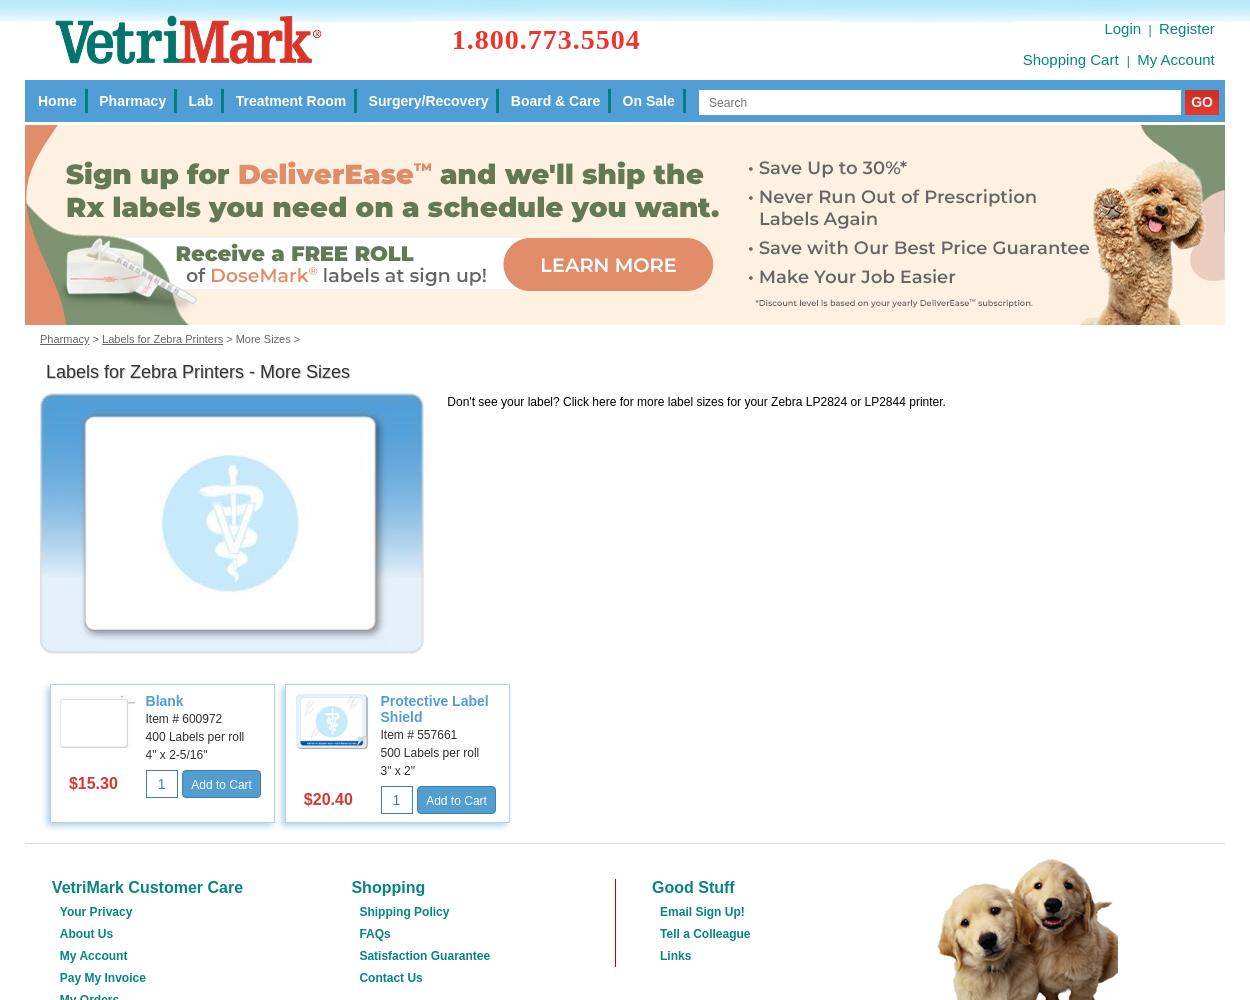 The width and height of the screenshot is (1250, 1000). Describe the element at coordinates (397, 770) in the screenshot. I see `'3" x 2"'` at that location.